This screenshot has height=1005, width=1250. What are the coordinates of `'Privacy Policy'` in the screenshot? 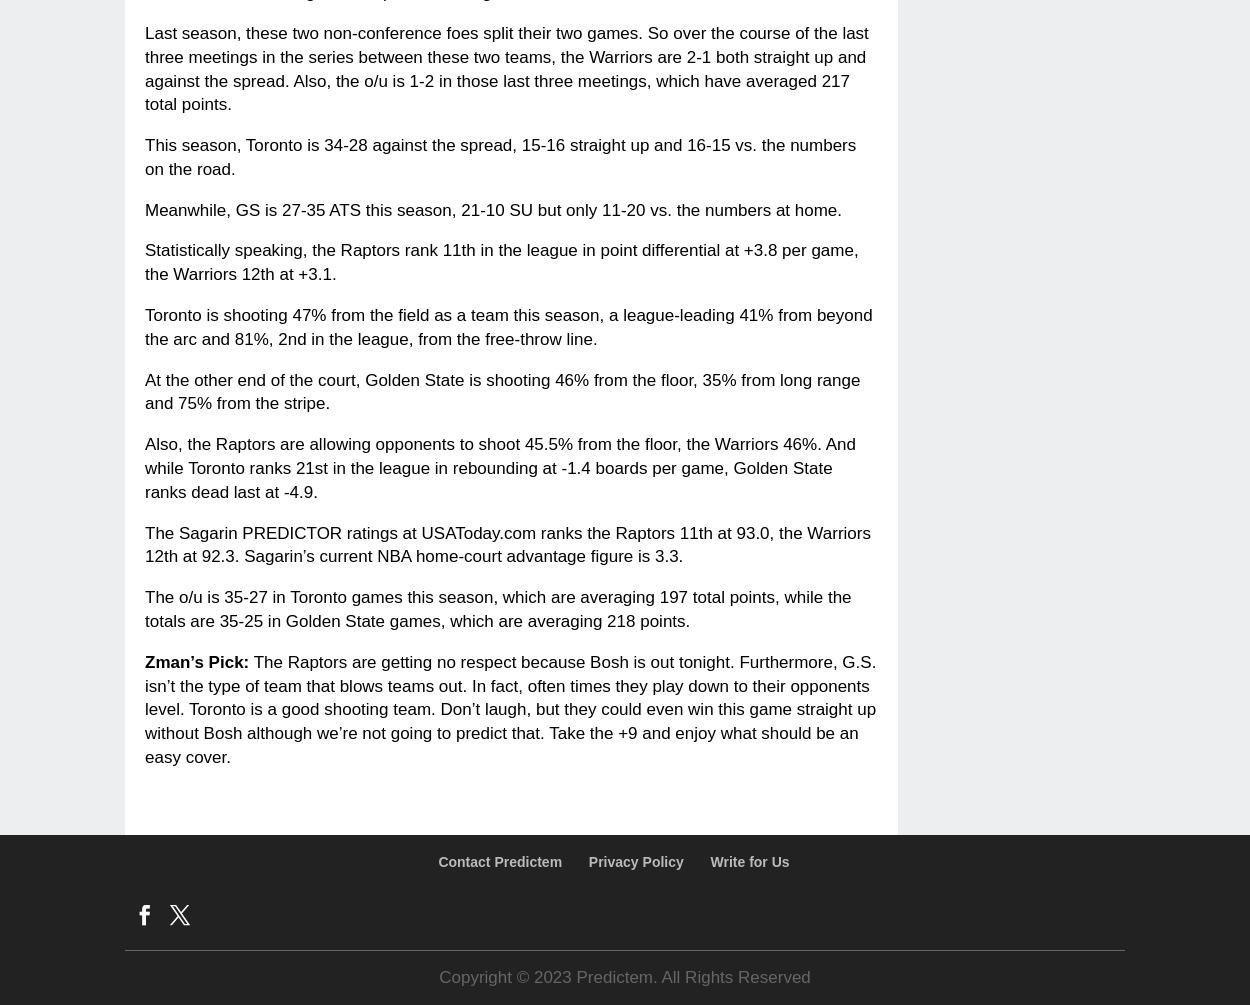 It's located at (587, 859).